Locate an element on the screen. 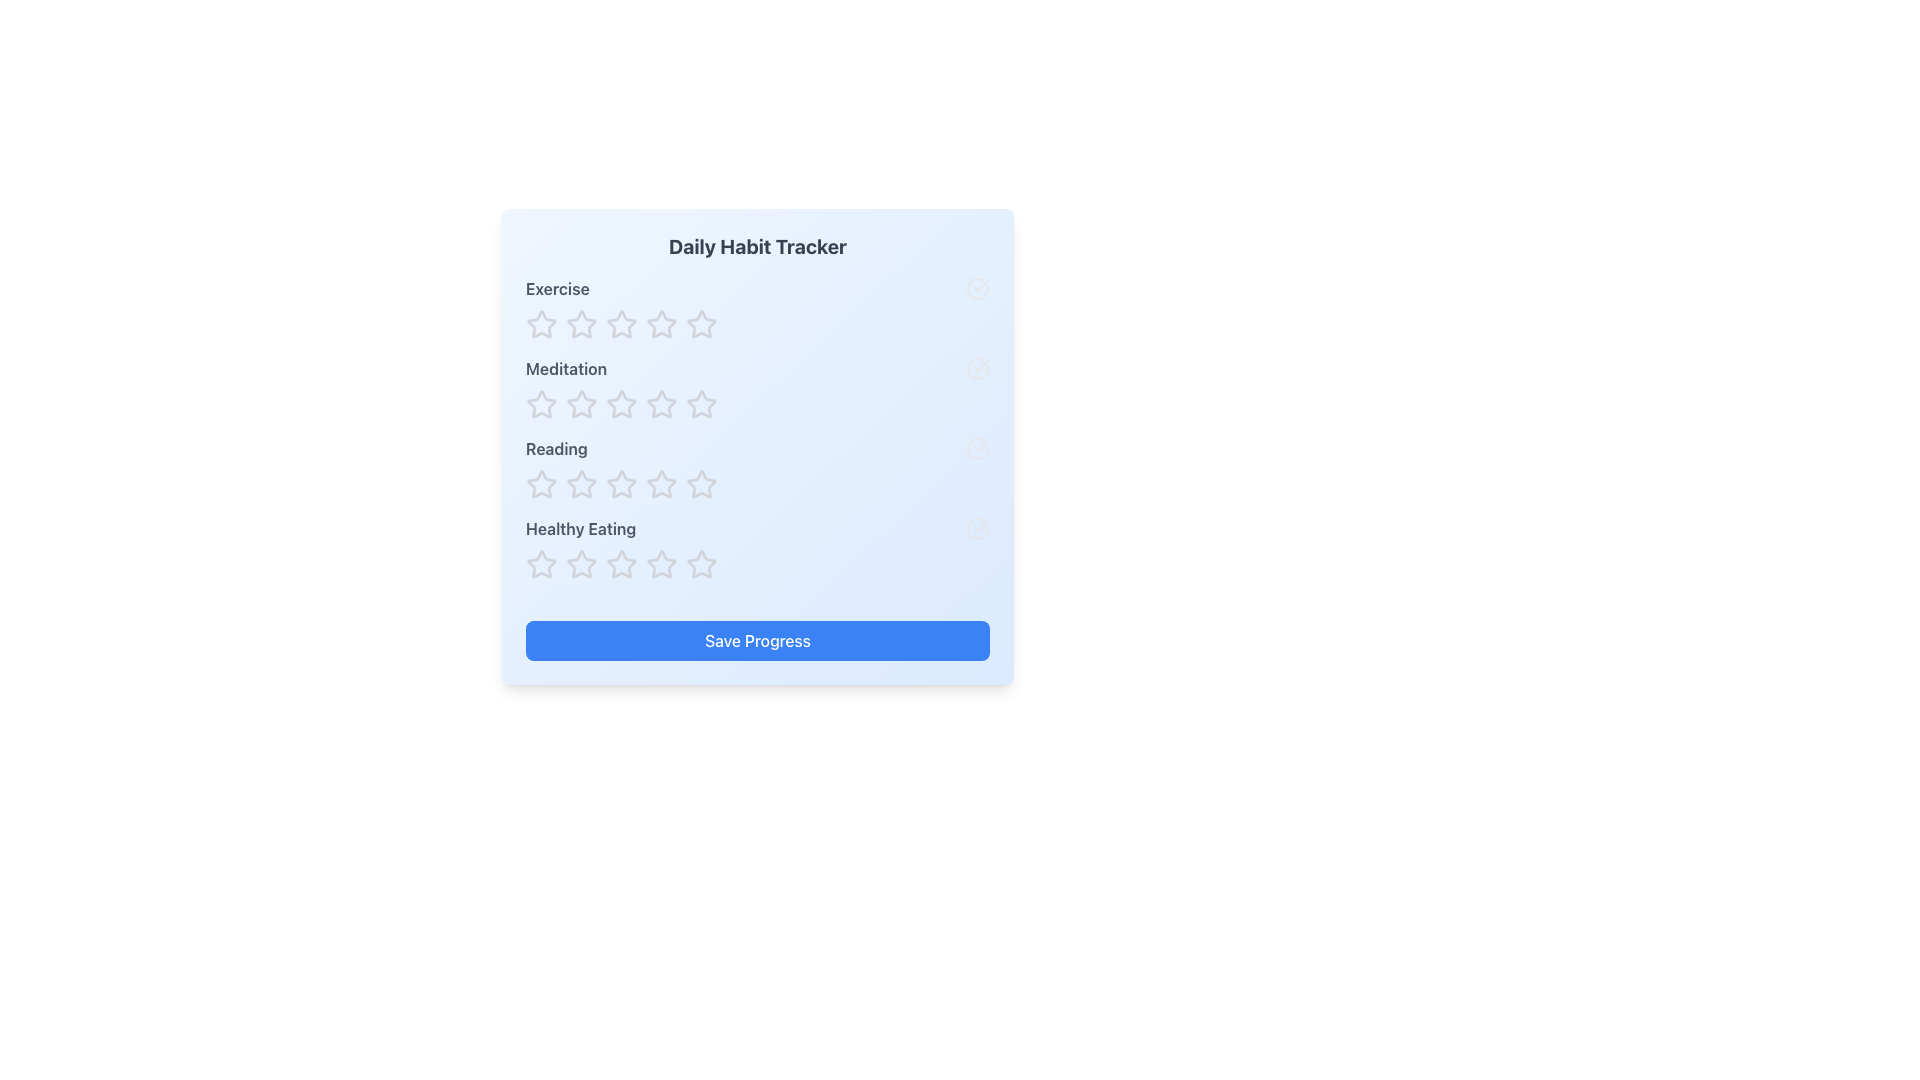 The width and height of the screenshot is (1920, 1080). the fourth star icon in the rating component for the 'Reading' category to receive possible feedback is located at coordinates (701, 484).